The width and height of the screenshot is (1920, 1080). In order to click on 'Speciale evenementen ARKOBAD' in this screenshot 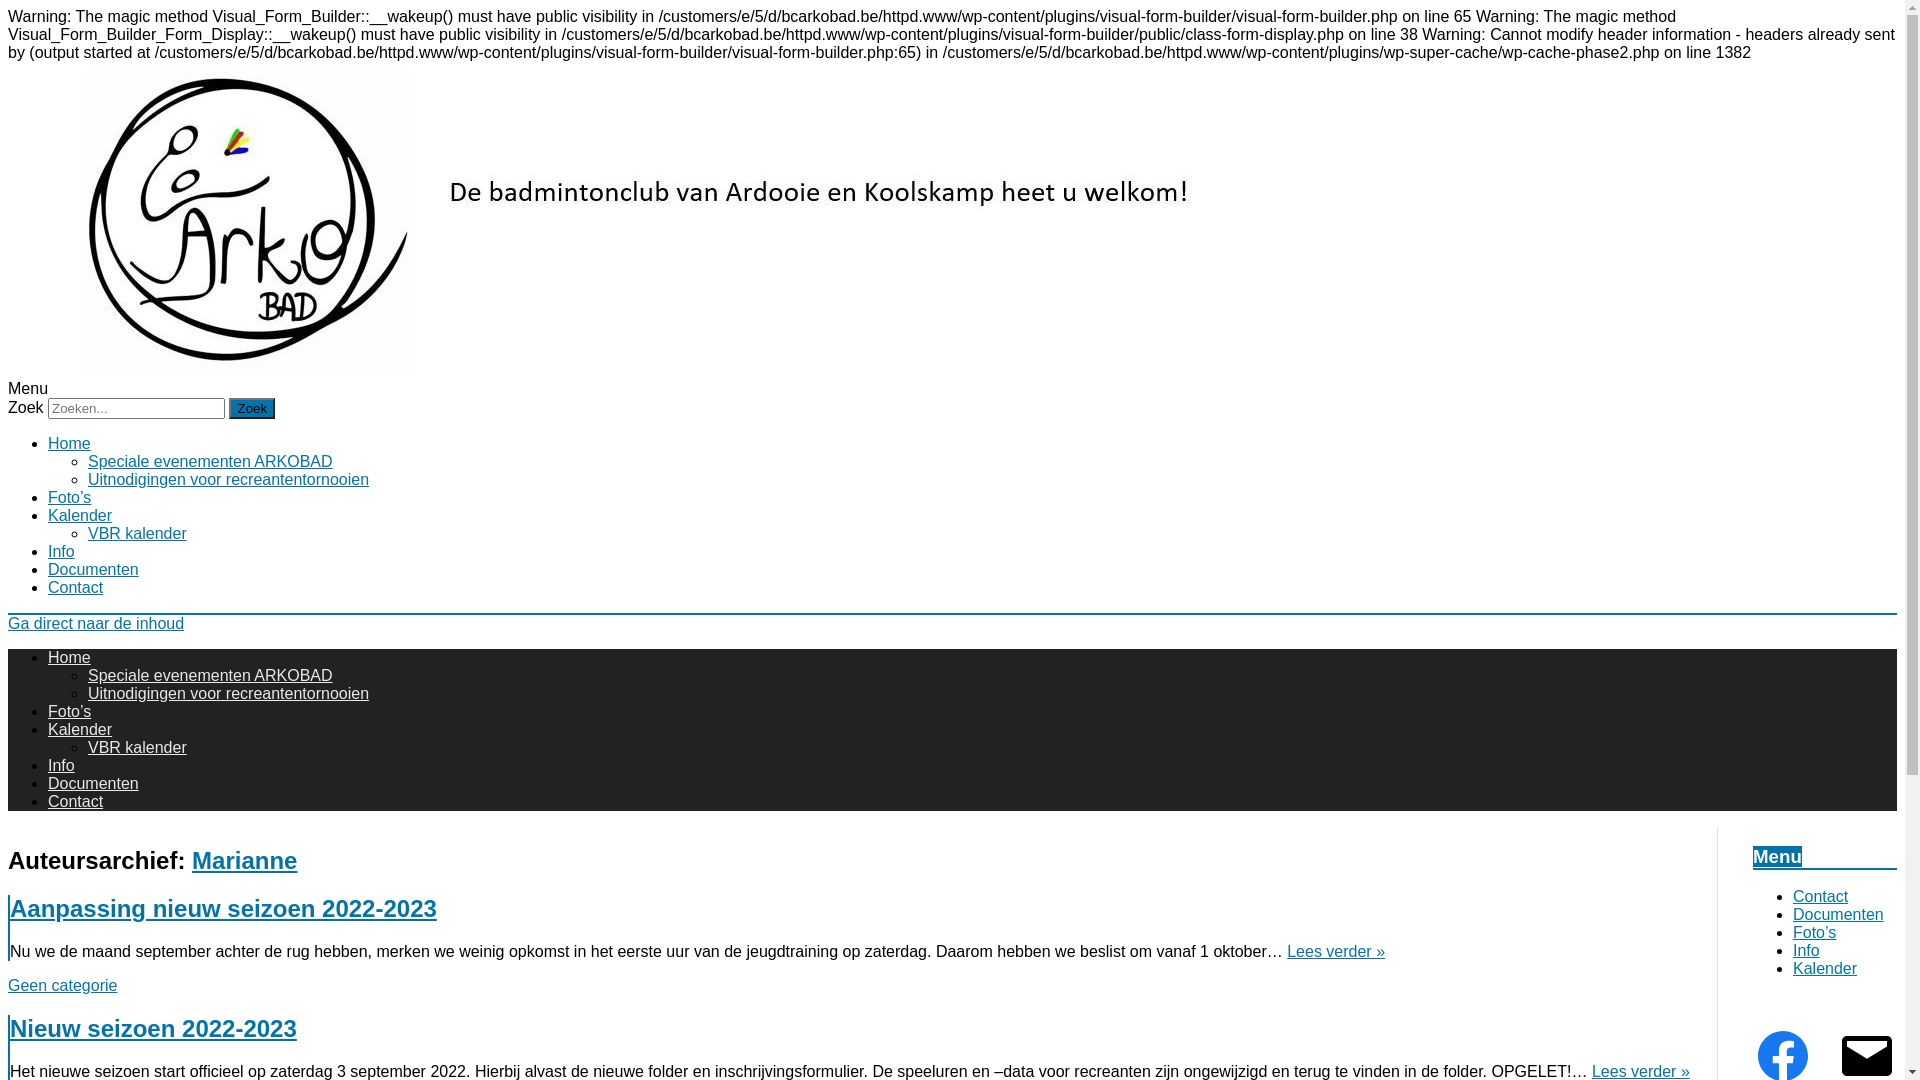, I will do `click(86, 675)`.